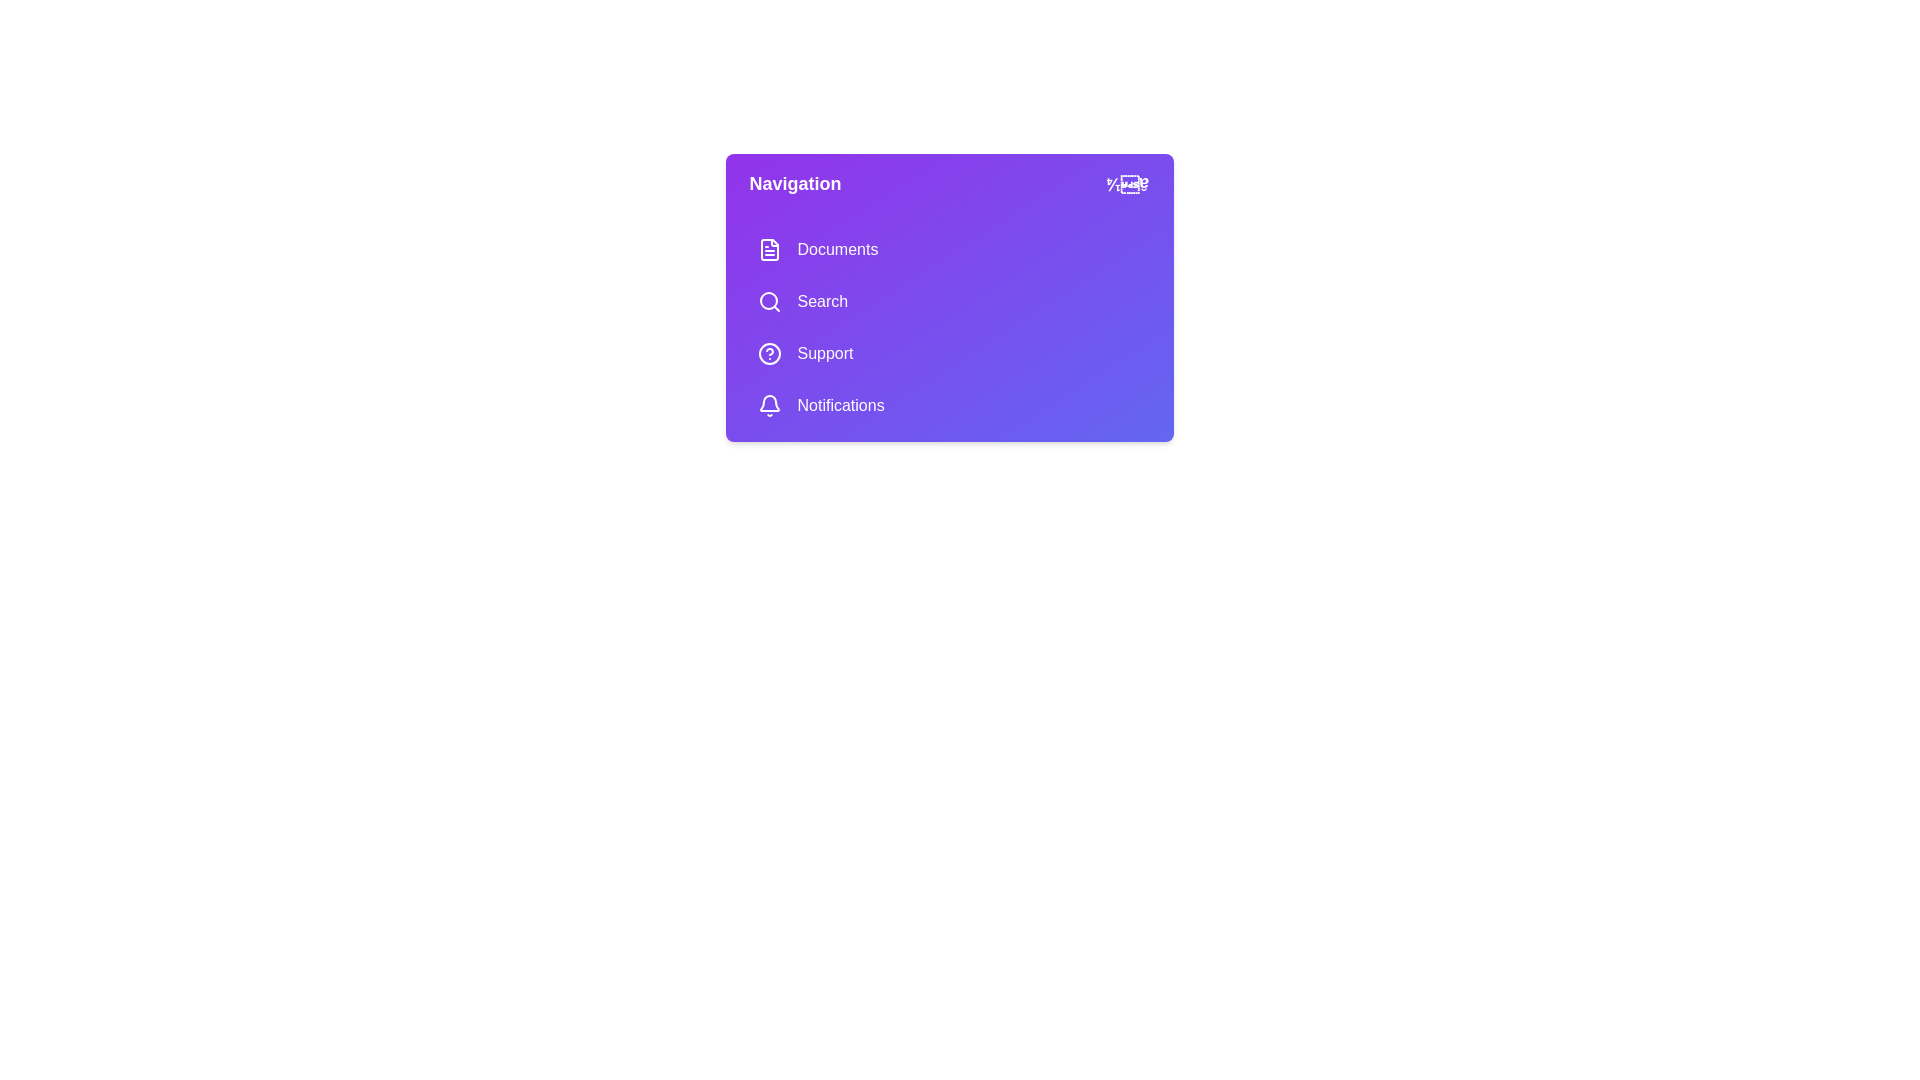 The height and width of the screenshot is (1080, 1920). I want to click on the icon next to the menu item Search, so click(768, 301).